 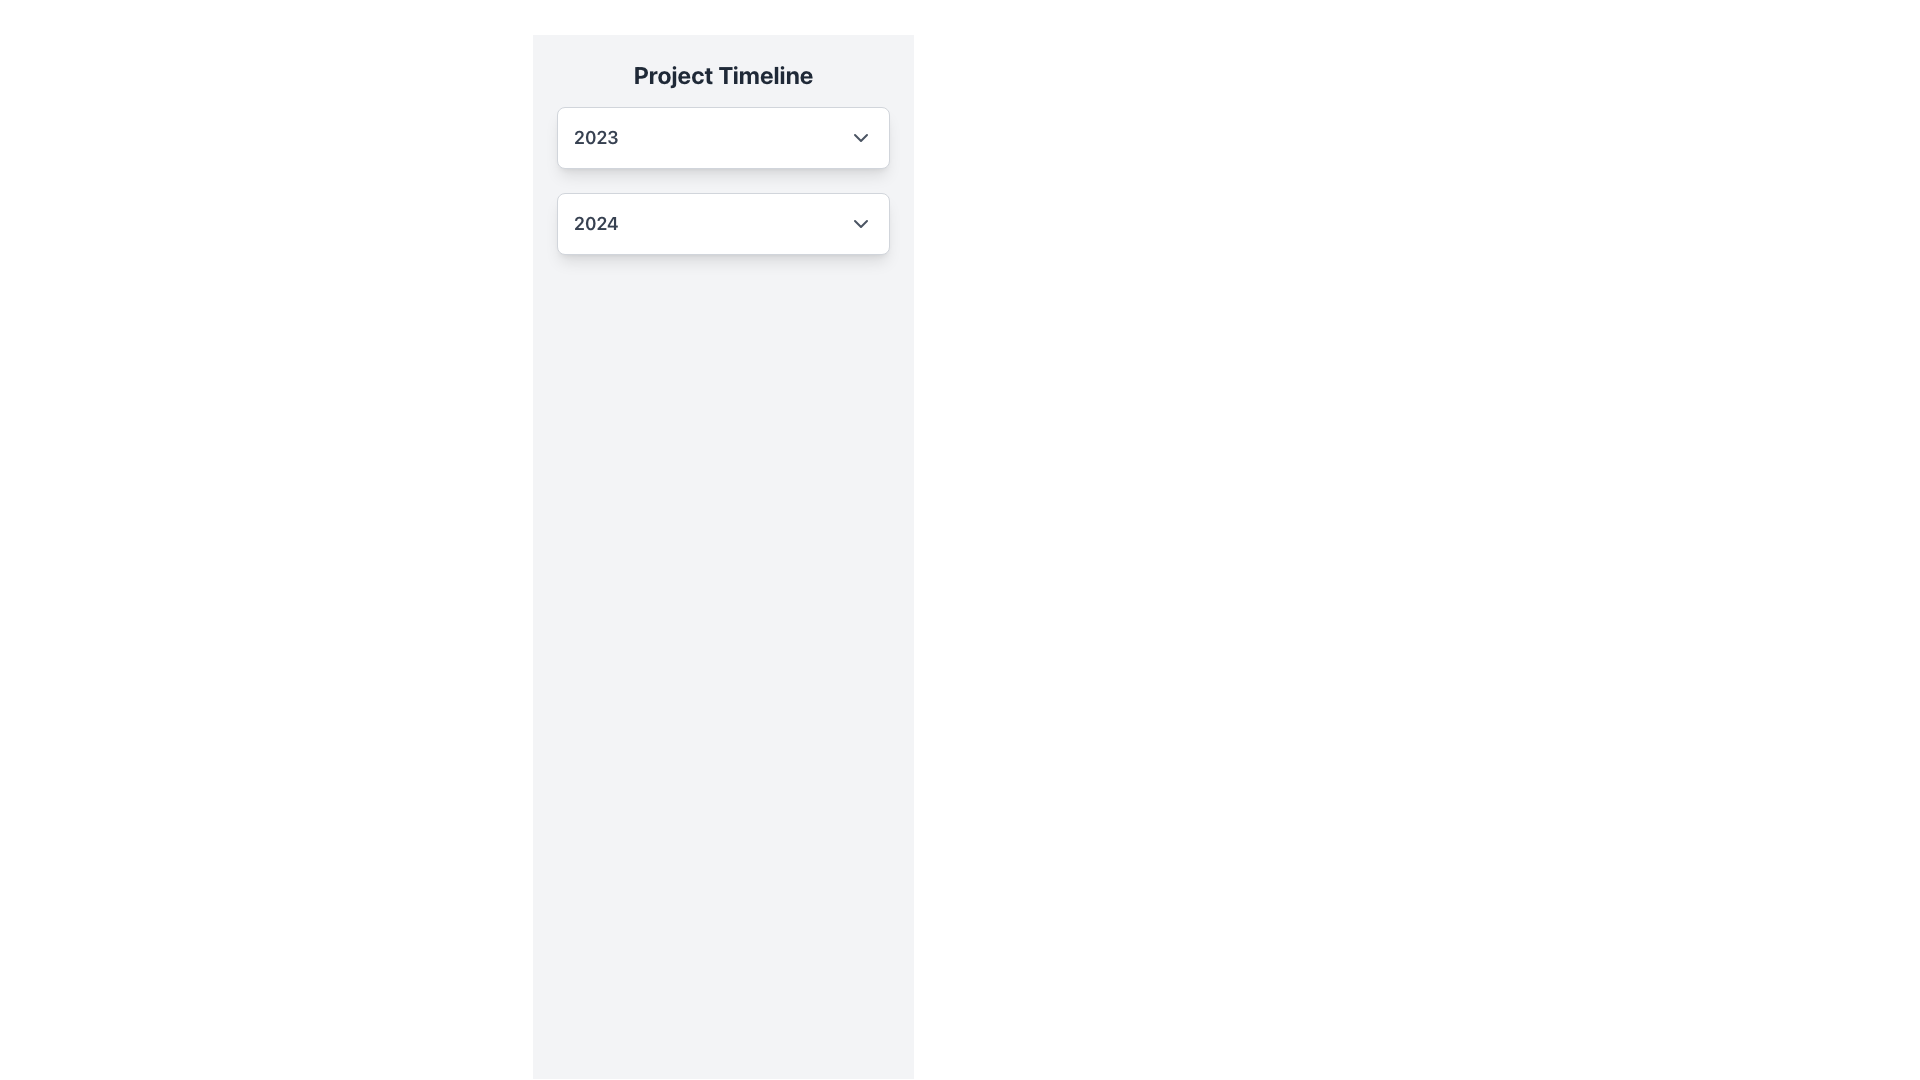 I want to click on the button displaying '2024' with a right-facing chevron icon, located below the '2023' option in a vertically stacked list, so click(x=722, y=223).